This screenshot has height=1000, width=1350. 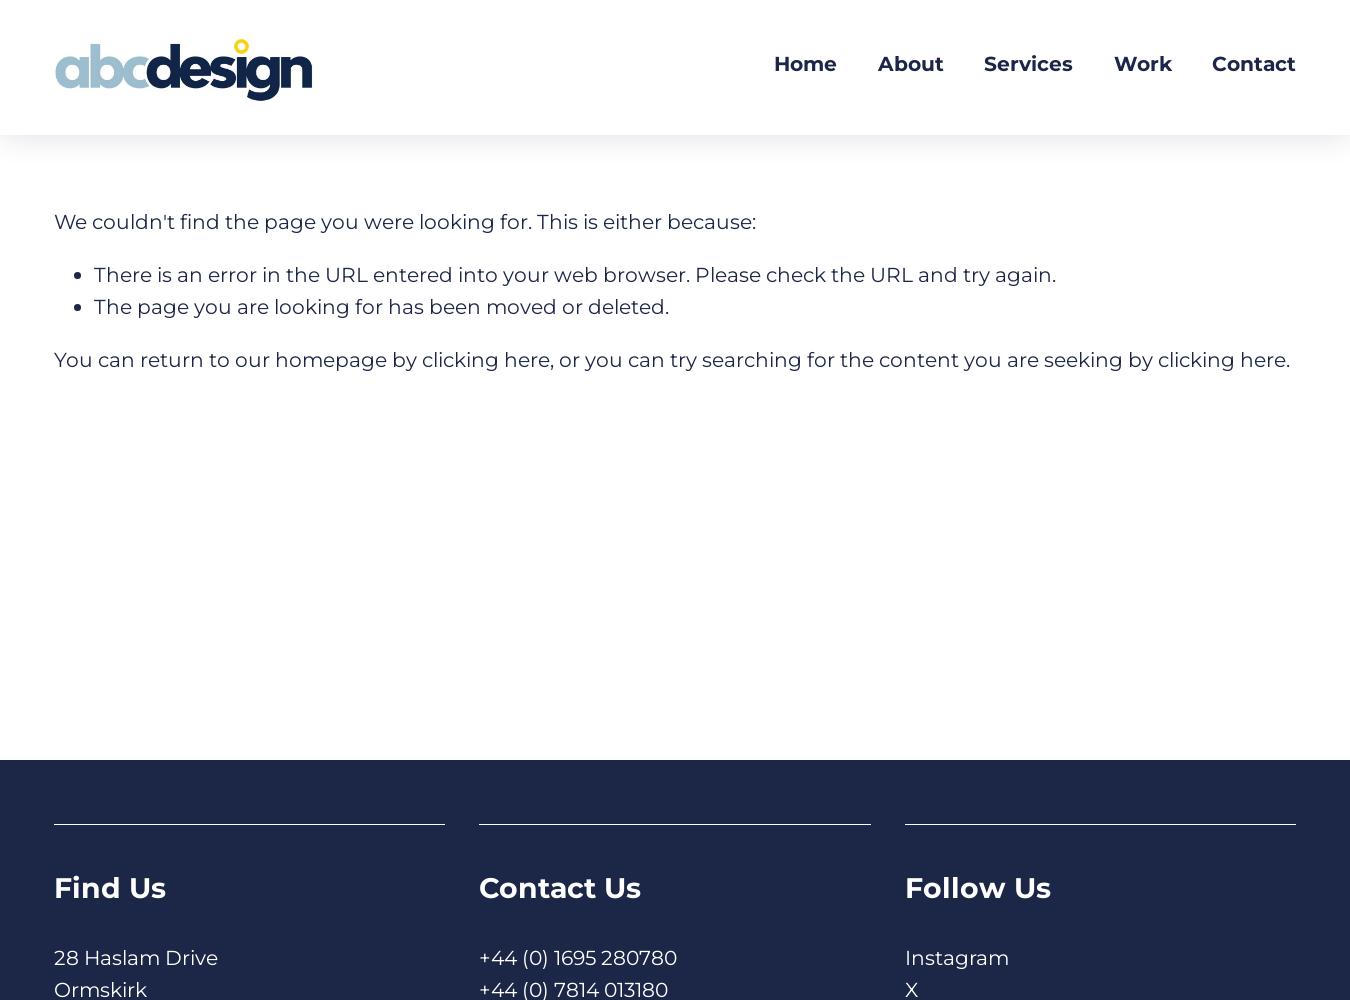 I want to click on 'Follow Us', so click(x=975, y=888).